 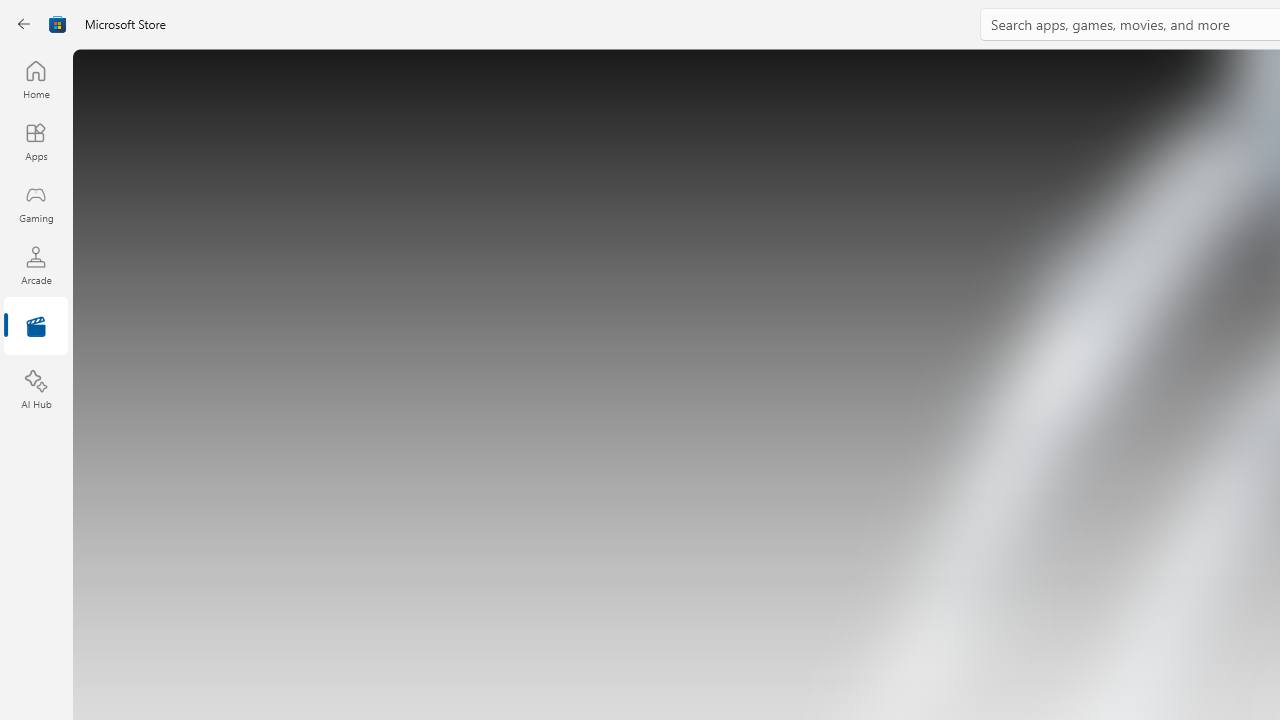 What do you see at coordinates (58, 24) in the screenshot?
I see `'Class: Image'` at bounding box center [58, 24].